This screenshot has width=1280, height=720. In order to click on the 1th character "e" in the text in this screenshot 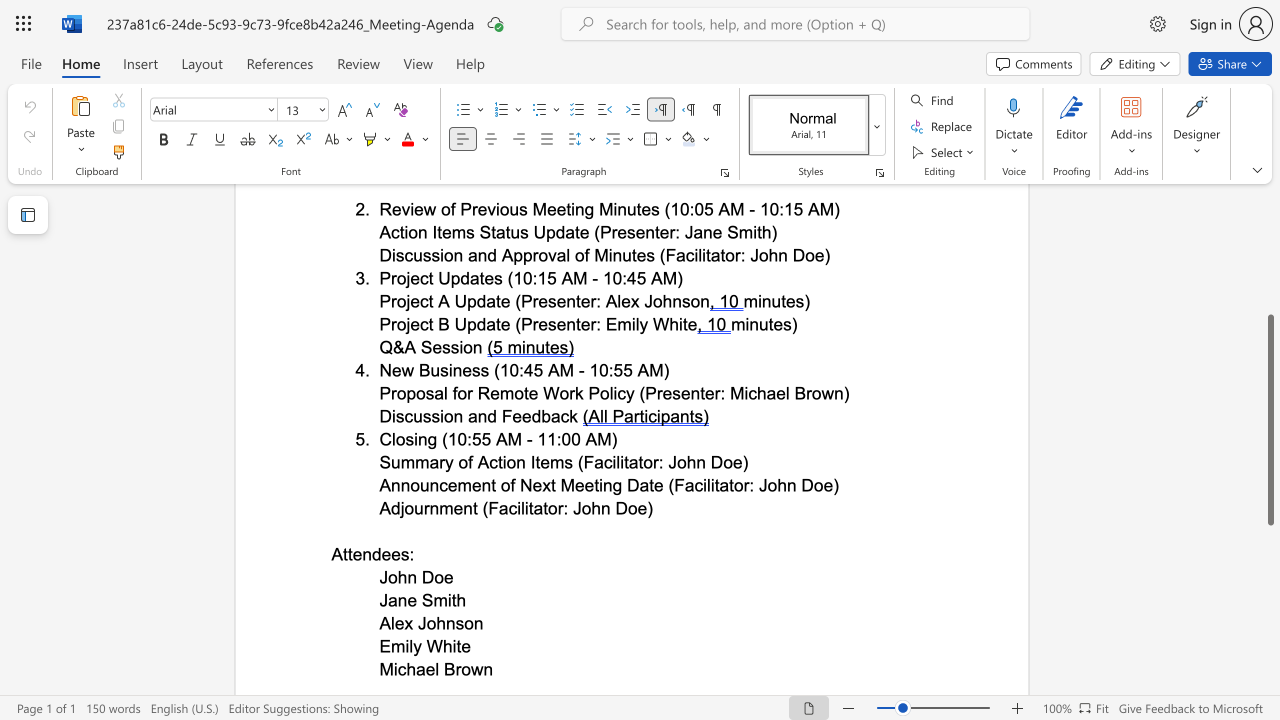, I will do `click(357, 554)`.